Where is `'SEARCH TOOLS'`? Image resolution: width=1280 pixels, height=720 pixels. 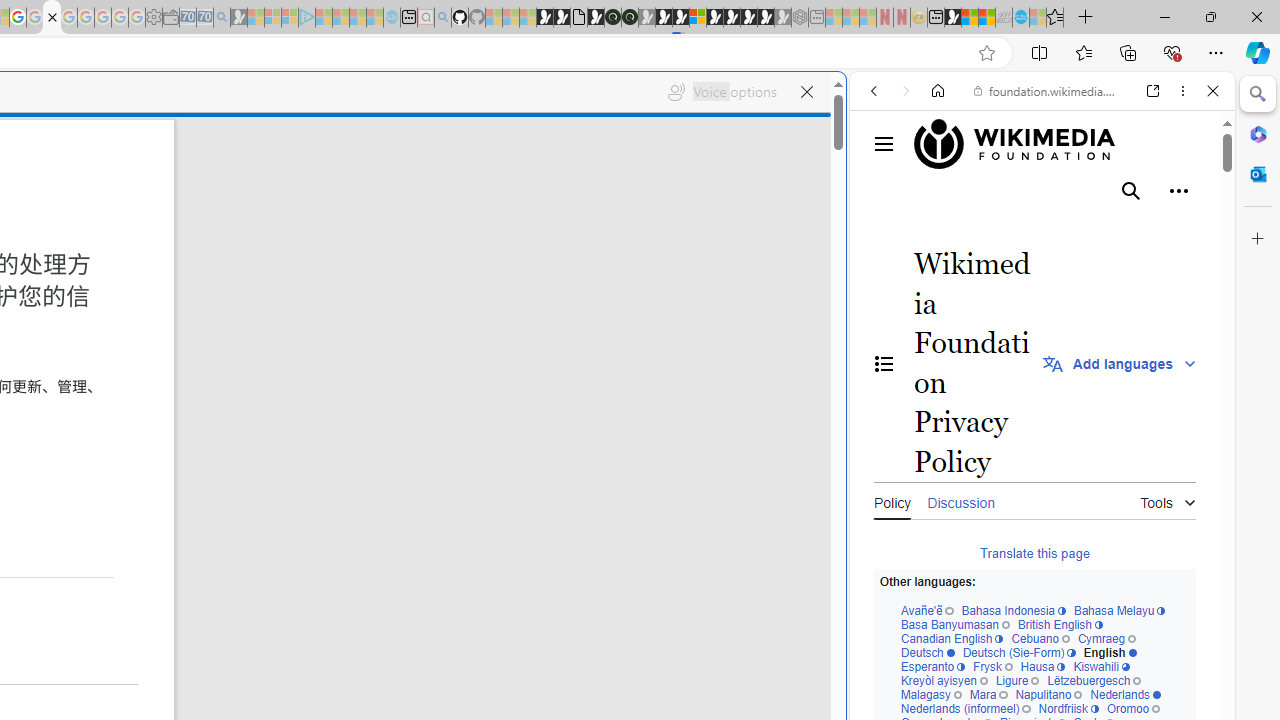
'SEARCH TOOLS' is located at coordinates (1092, 227).